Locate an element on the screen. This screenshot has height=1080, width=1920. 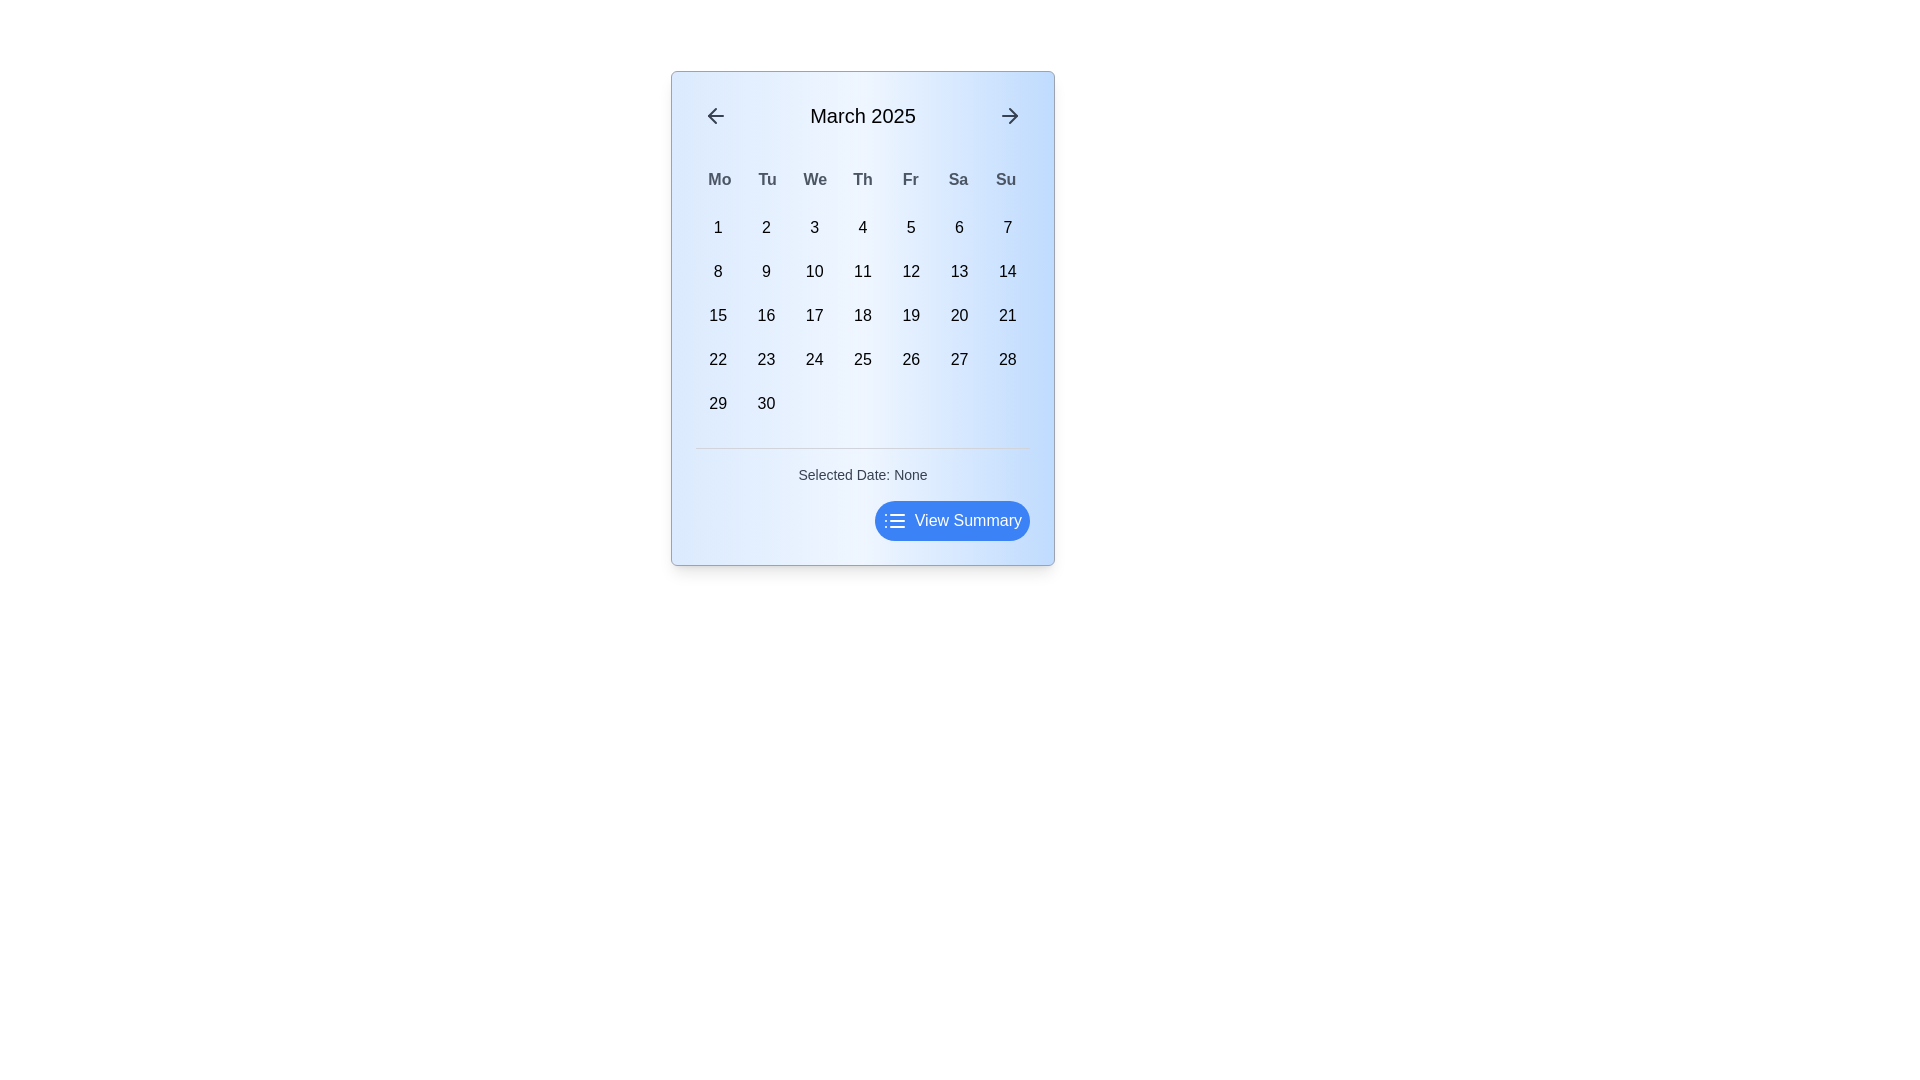
the circular button labeled '28' with a light-gray hover effect, located in the last position of the fourth row in a 7-column grid under the 'Su' header is located at coordinates (1007, 358).